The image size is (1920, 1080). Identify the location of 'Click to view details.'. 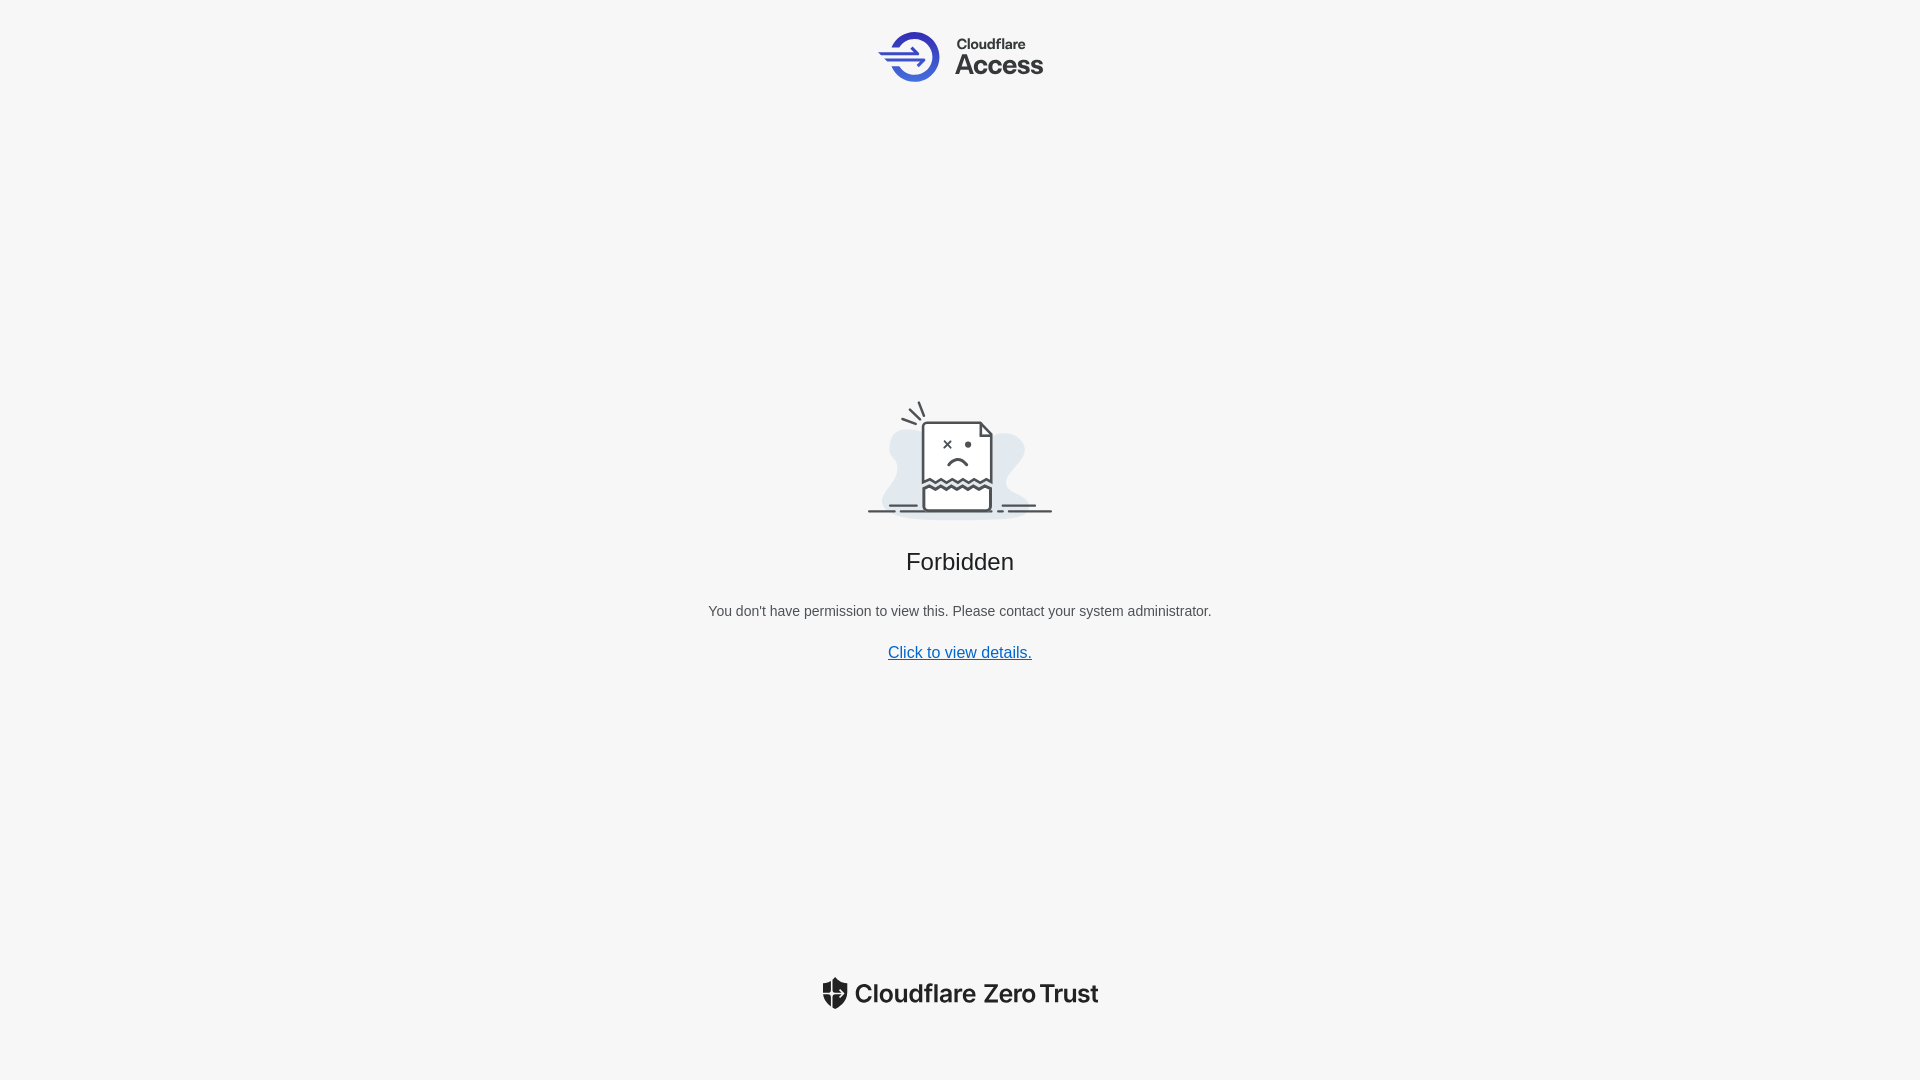
(887, 652).